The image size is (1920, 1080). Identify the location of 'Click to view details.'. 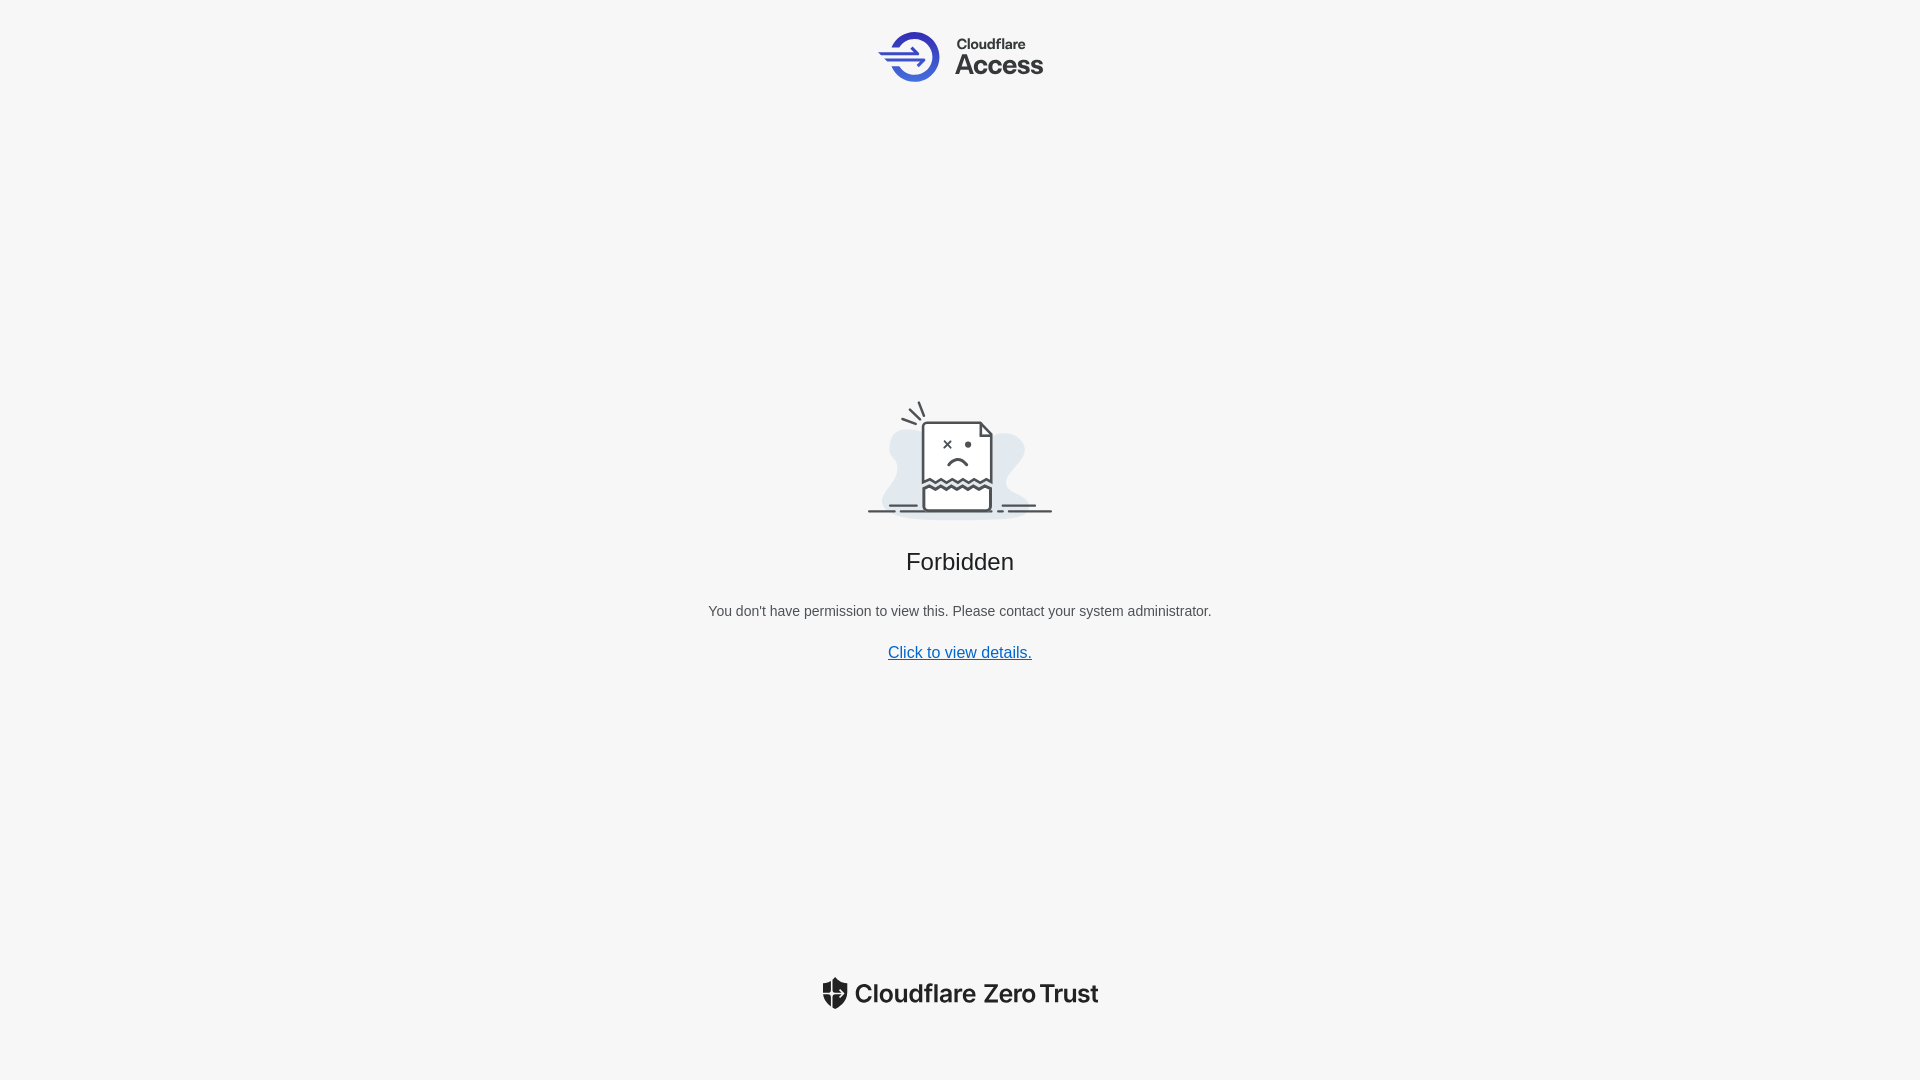
(887, 652).